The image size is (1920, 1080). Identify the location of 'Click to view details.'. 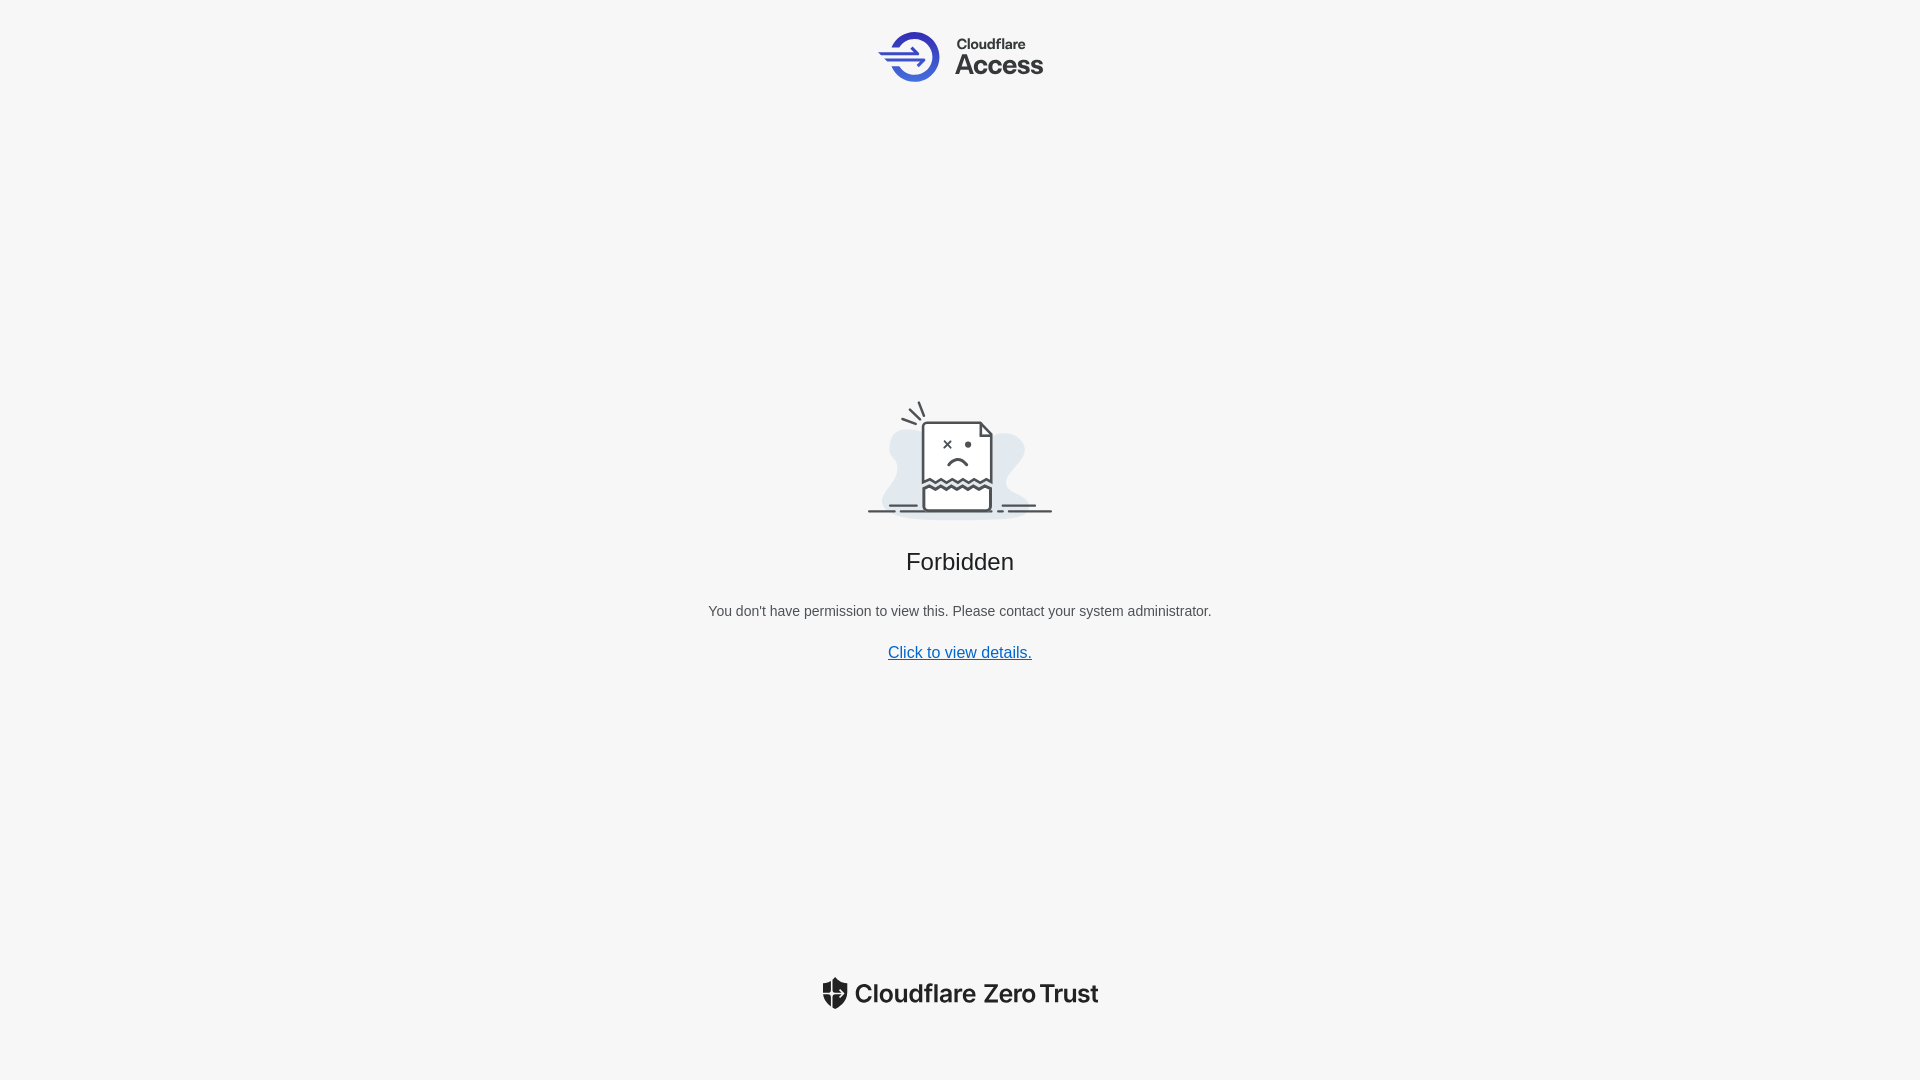
(887, 652).